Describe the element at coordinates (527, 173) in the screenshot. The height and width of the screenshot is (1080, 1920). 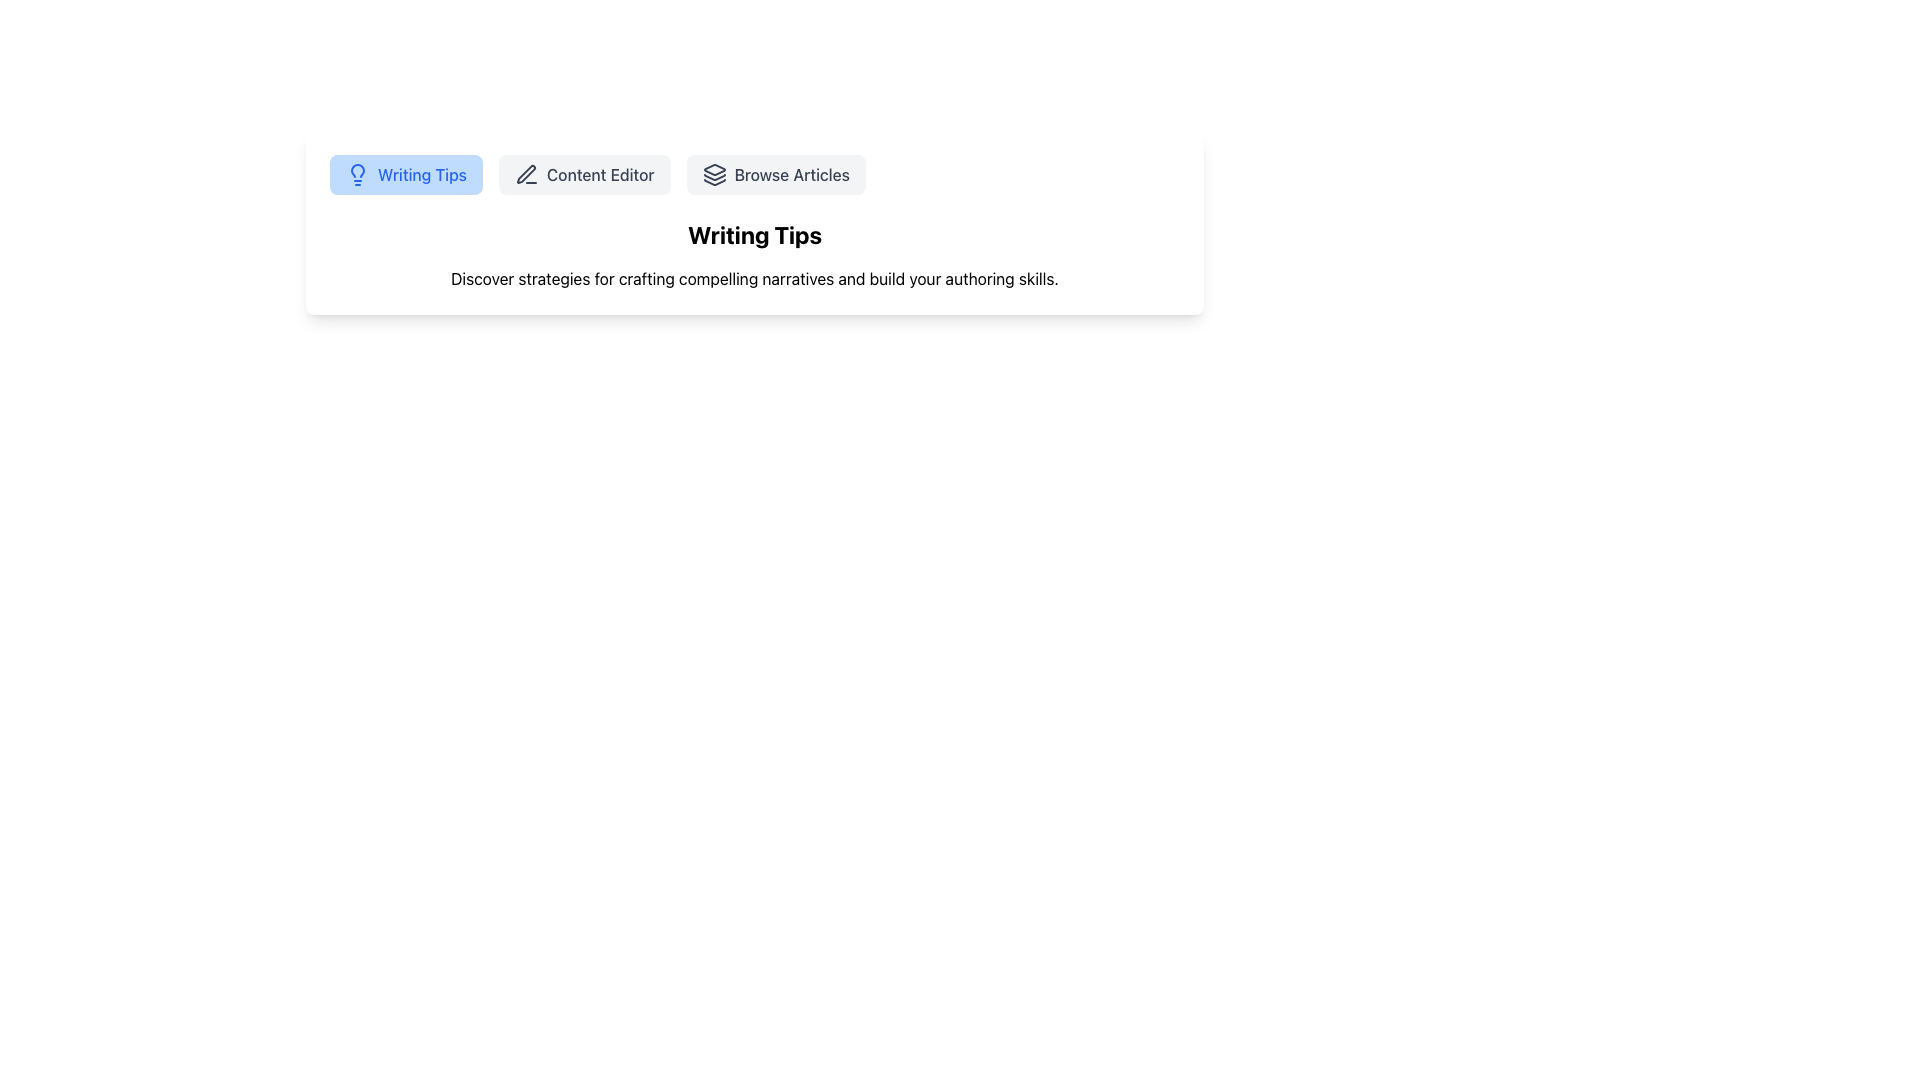
I see `the 'Content Editor' button which contains a pen icon` at that location.